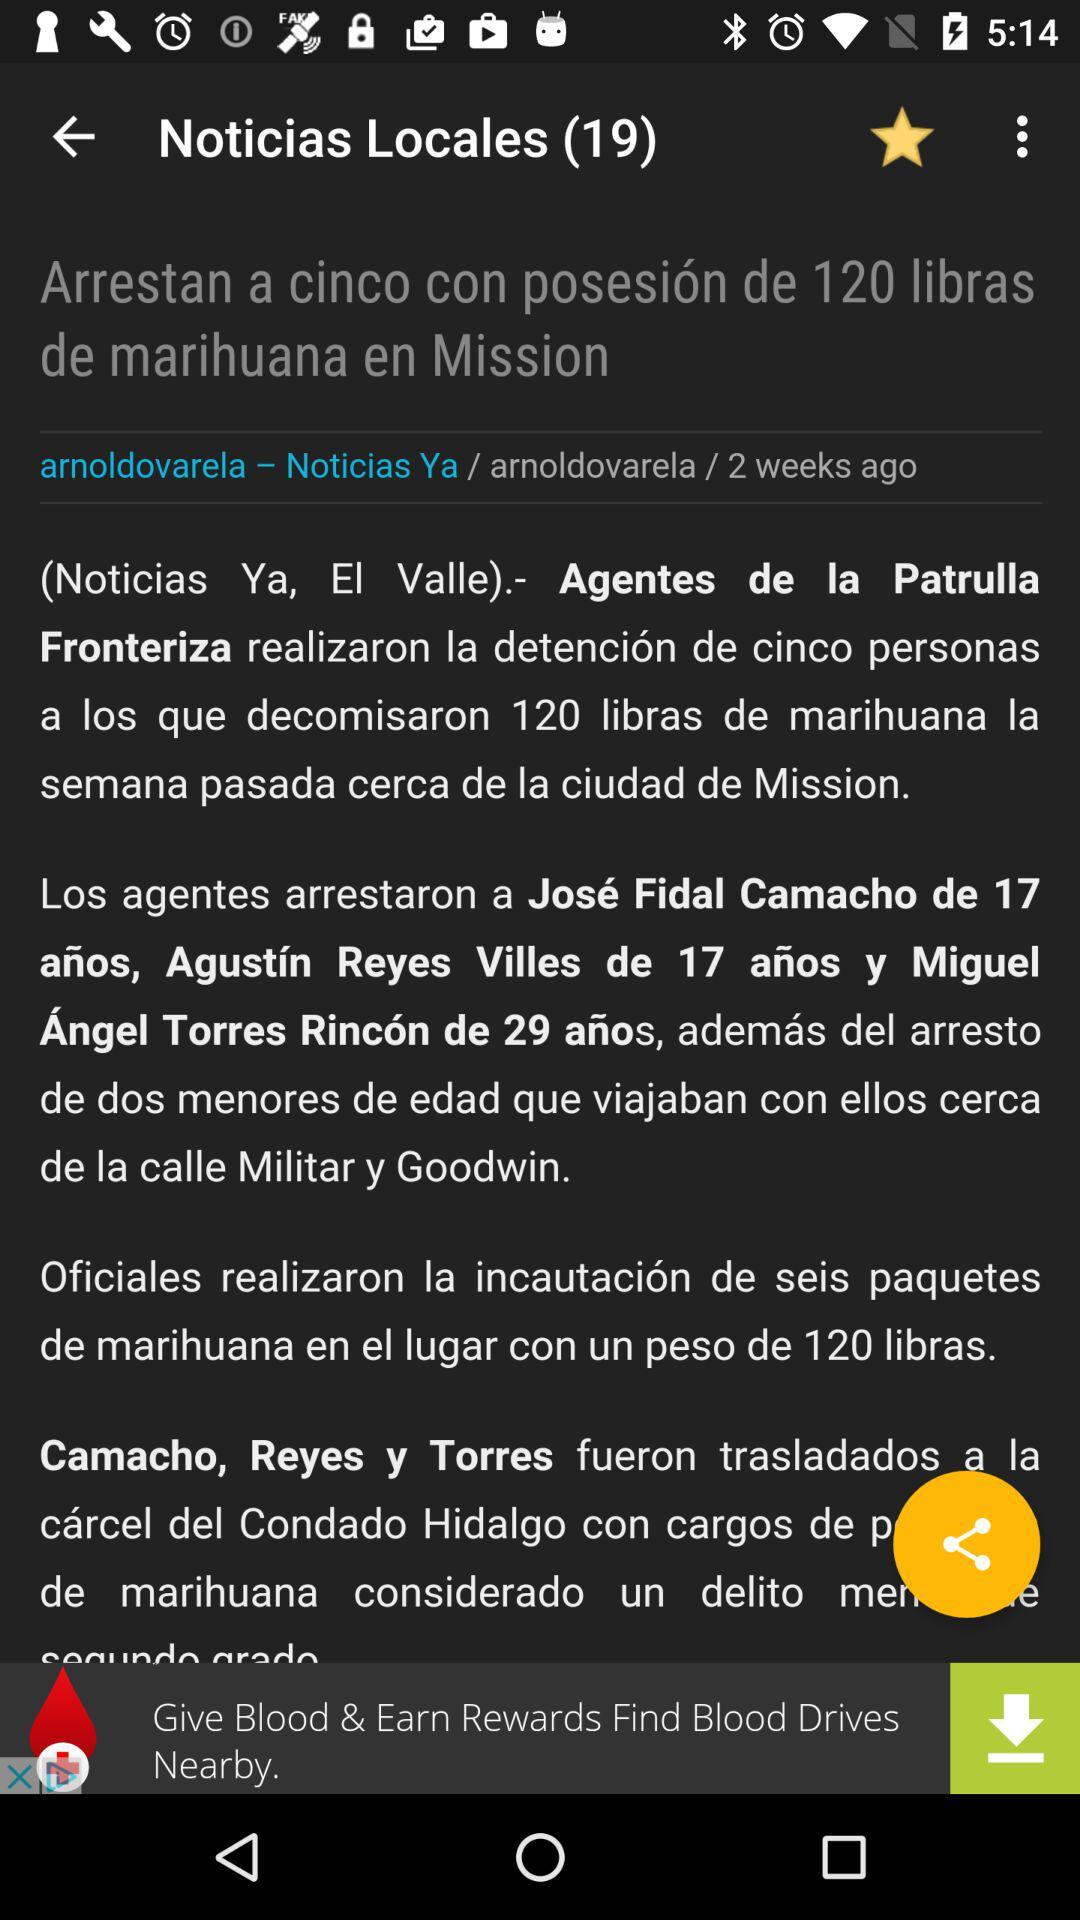  Describe the element at coordinates (965, 1543) in the screenshot. I see `share the content` at that location.